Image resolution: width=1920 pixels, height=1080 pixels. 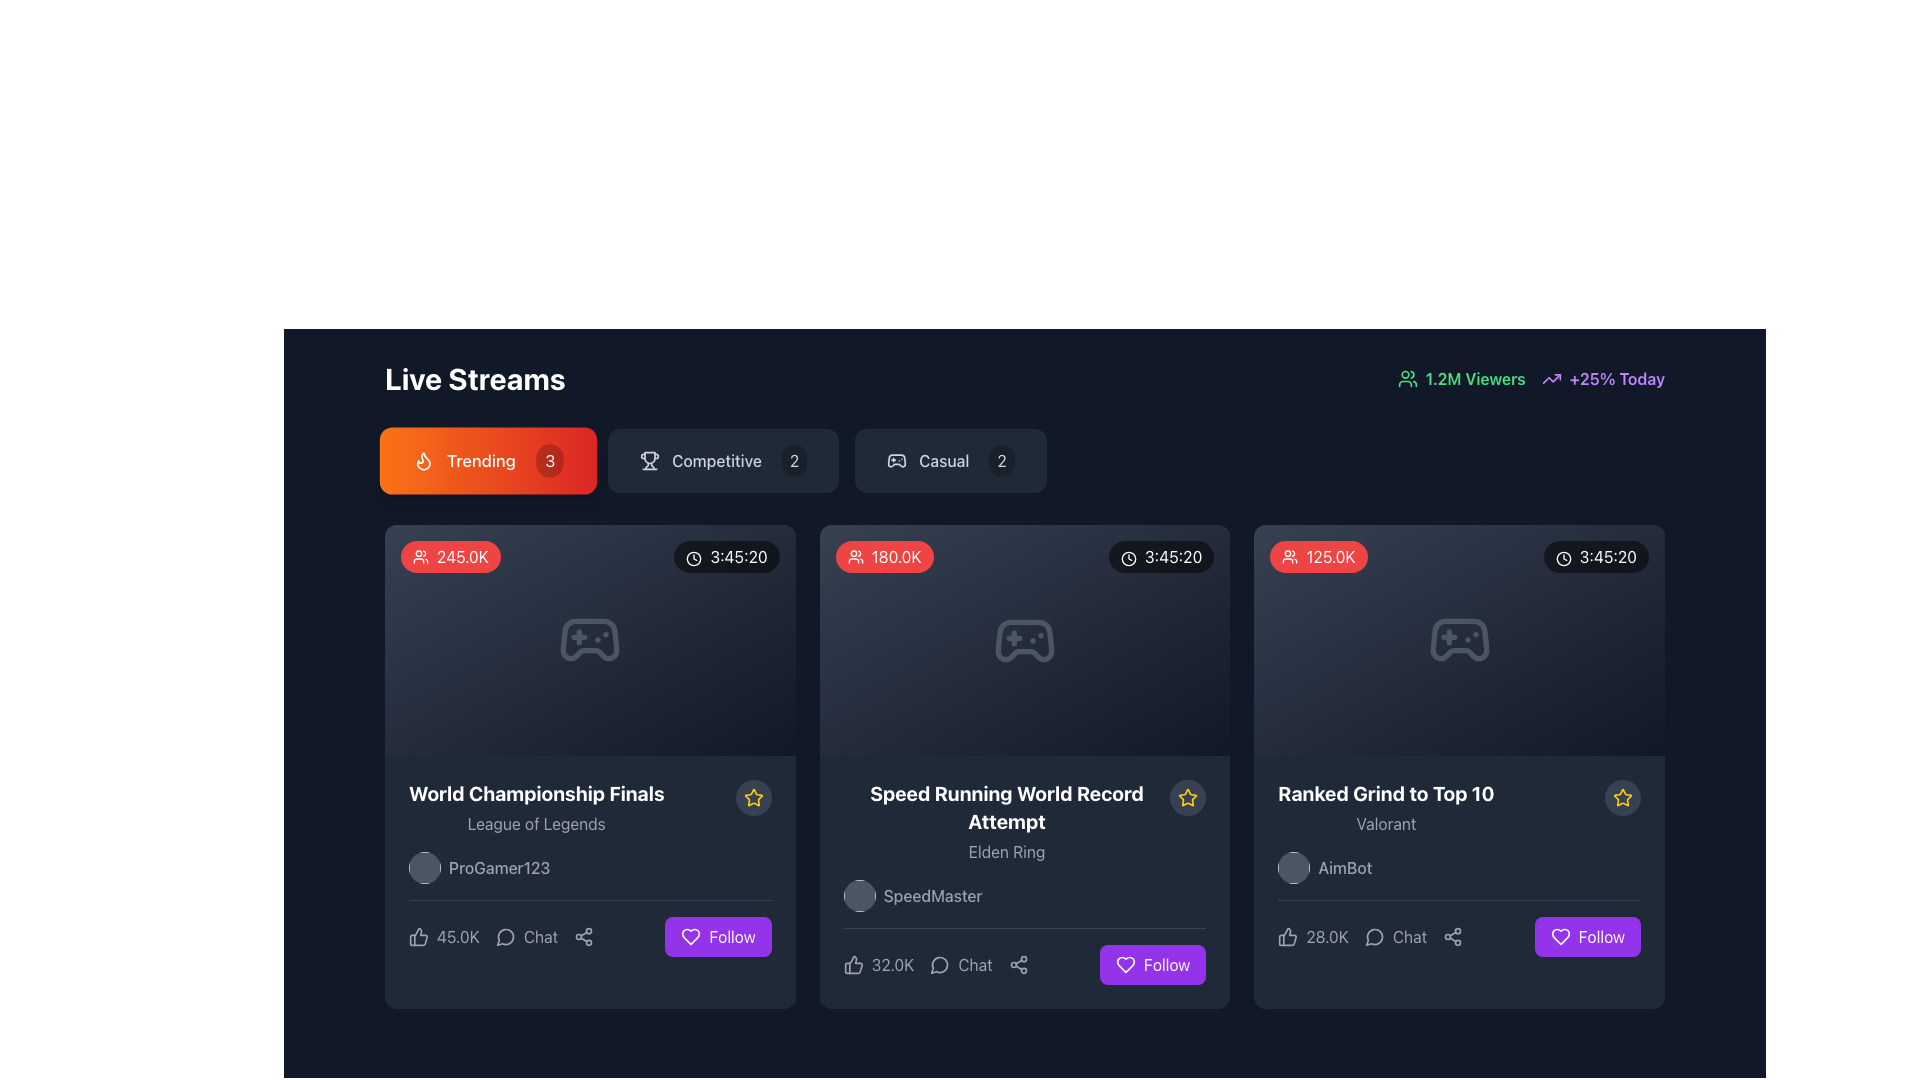 I want to click on the static text label that identifies the game related to the stream, located beneath 'Speed Running World Record Attempt' and above 'SpeedMaster' in the central vertical panel of the 'Live Streams' section, so click(x=1007, y=852).